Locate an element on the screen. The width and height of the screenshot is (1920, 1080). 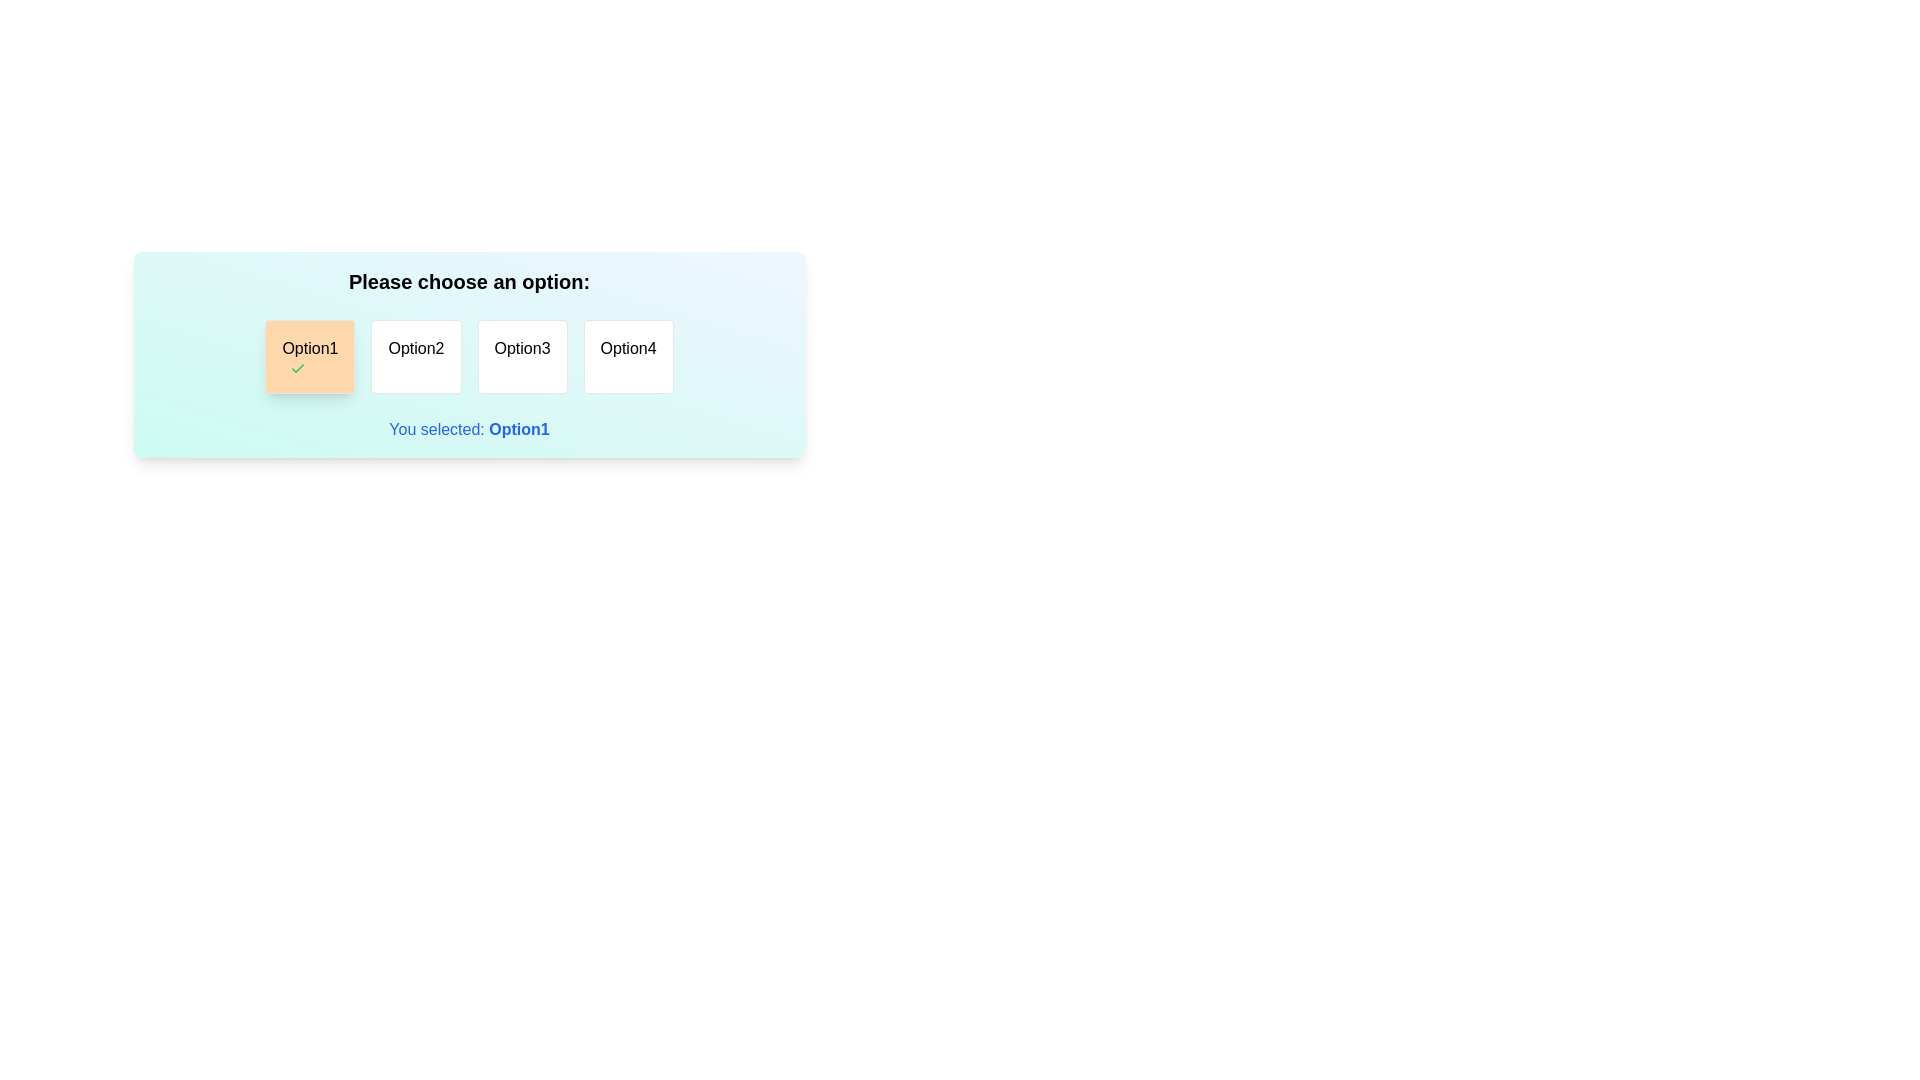
the text label of the leftmost button under the heading 'Please choose an option:' is located at coordinates (309, 347).